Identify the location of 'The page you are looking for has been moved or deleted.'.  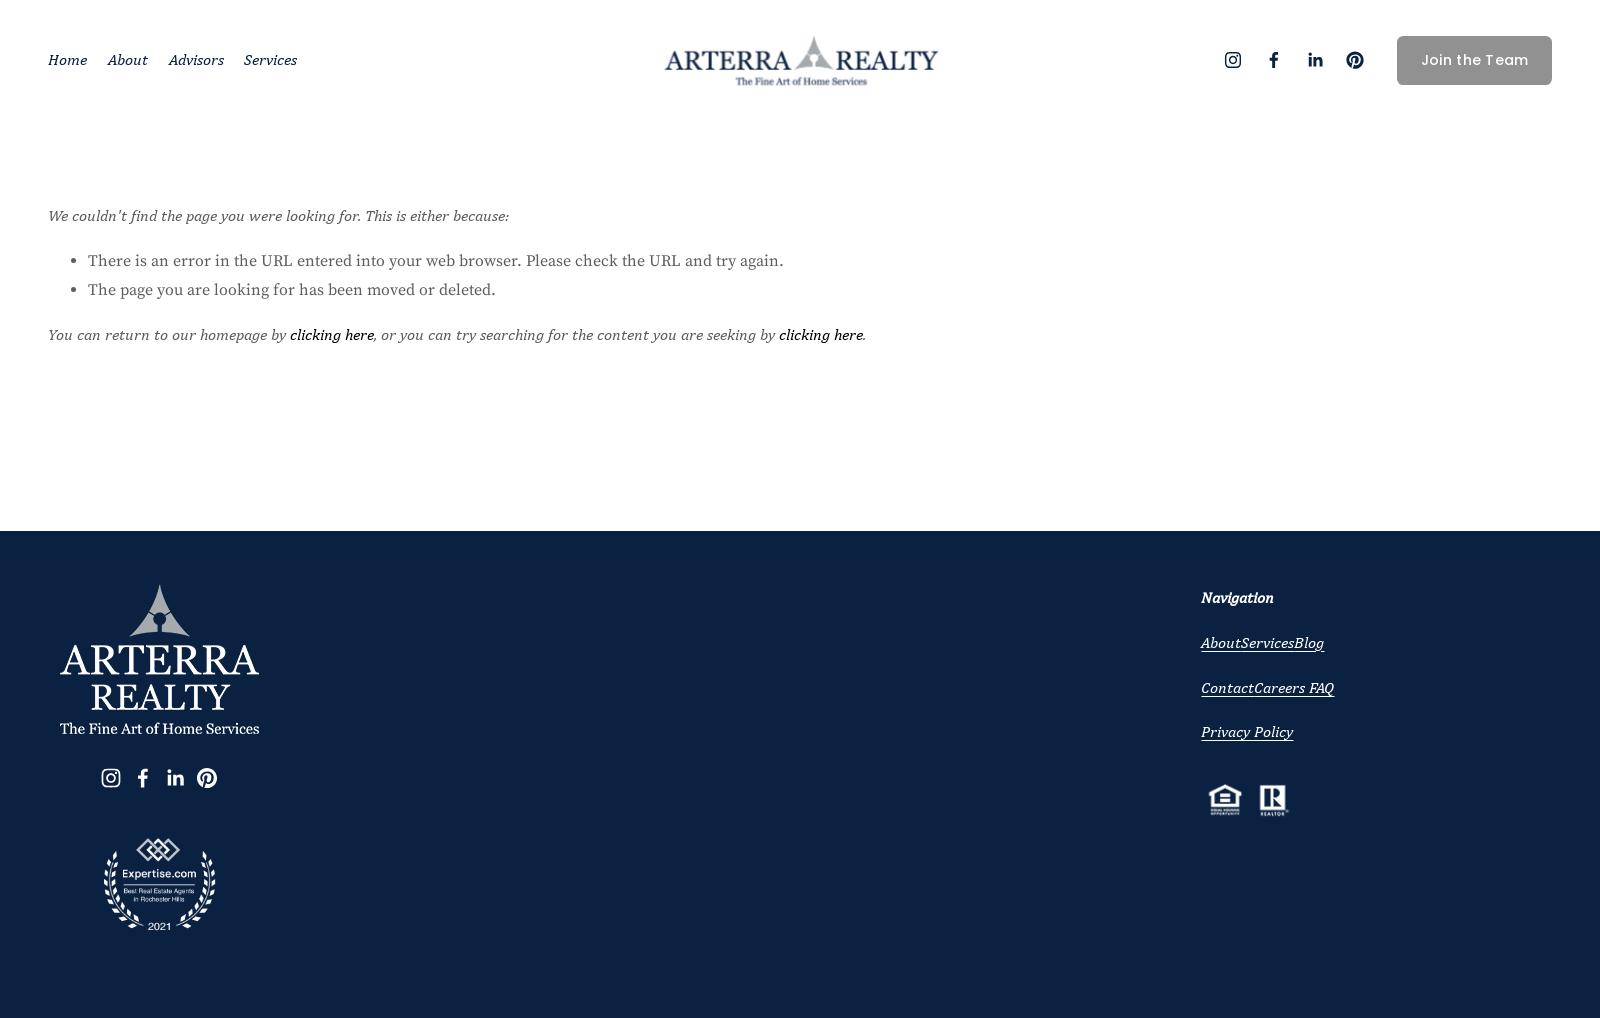
(292, 289).